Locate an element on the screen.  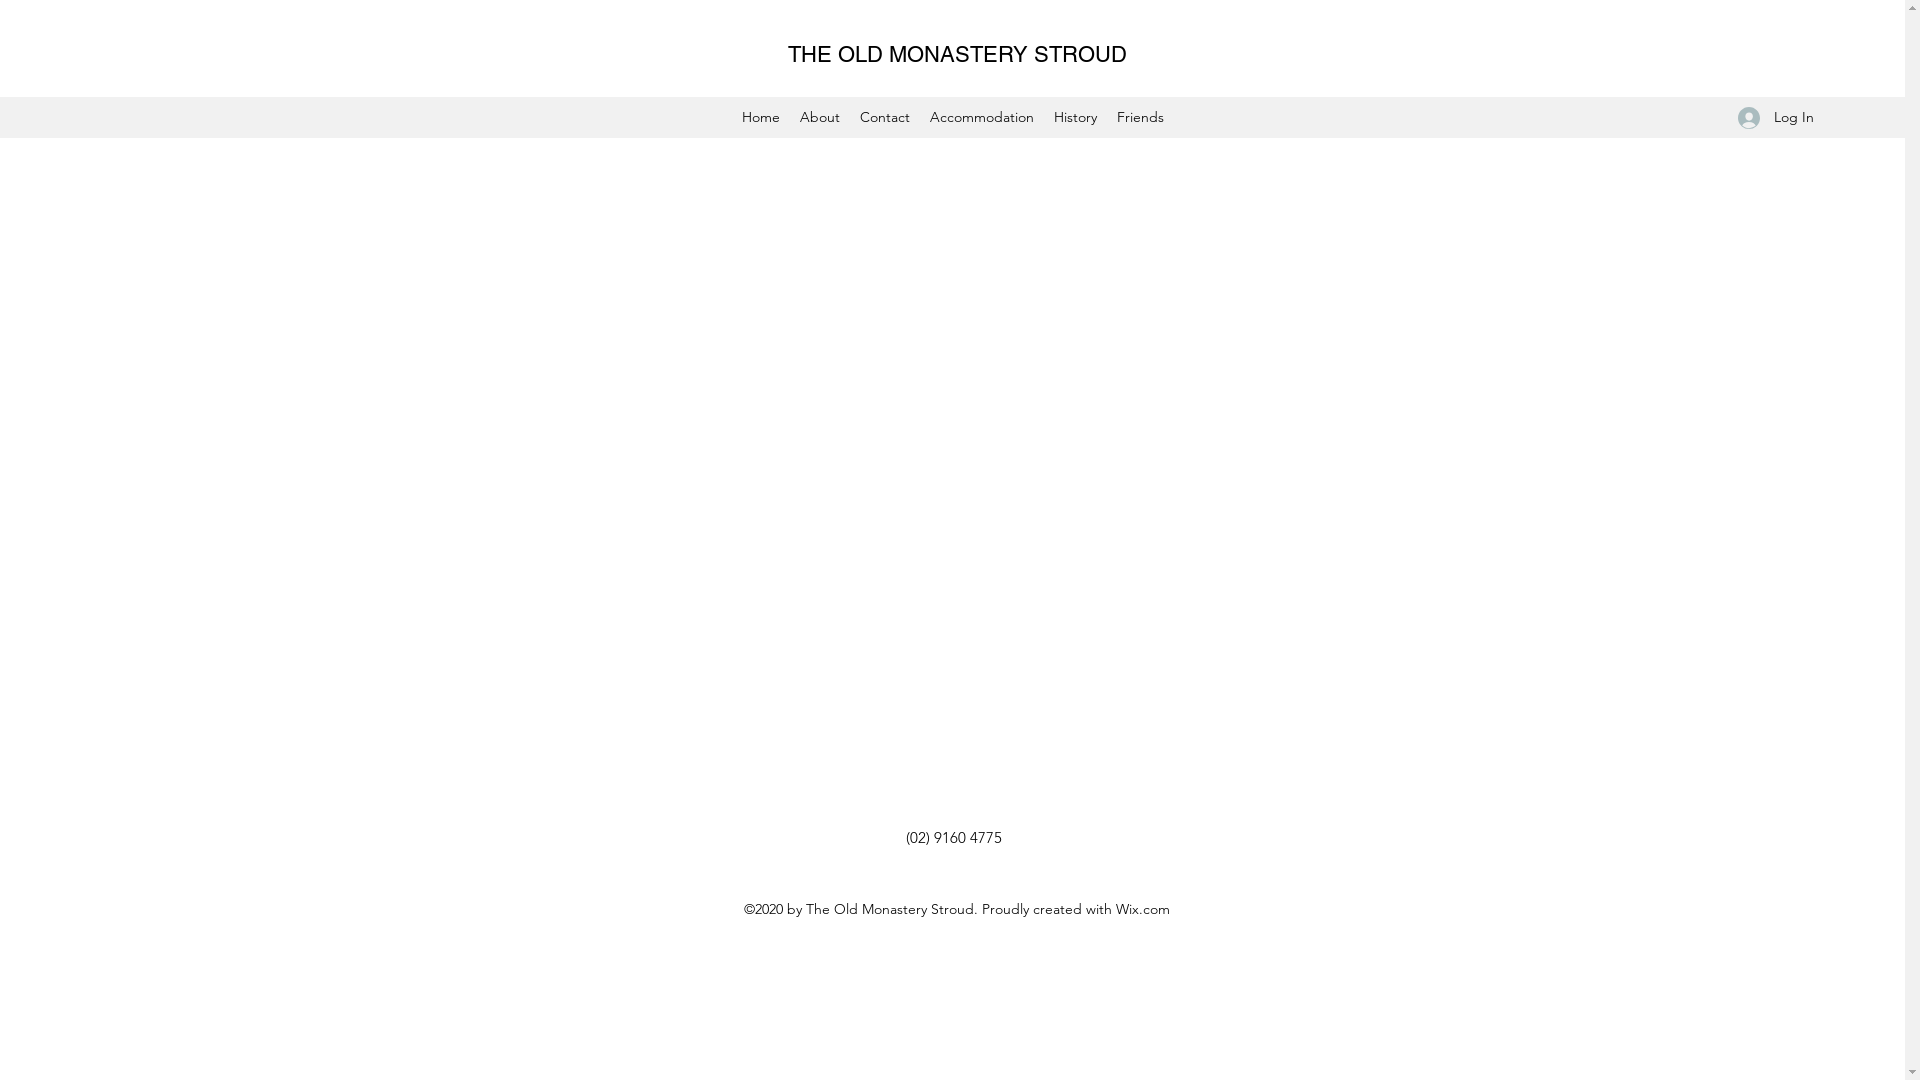
'Friends' is located at coordinates (1139, 117).